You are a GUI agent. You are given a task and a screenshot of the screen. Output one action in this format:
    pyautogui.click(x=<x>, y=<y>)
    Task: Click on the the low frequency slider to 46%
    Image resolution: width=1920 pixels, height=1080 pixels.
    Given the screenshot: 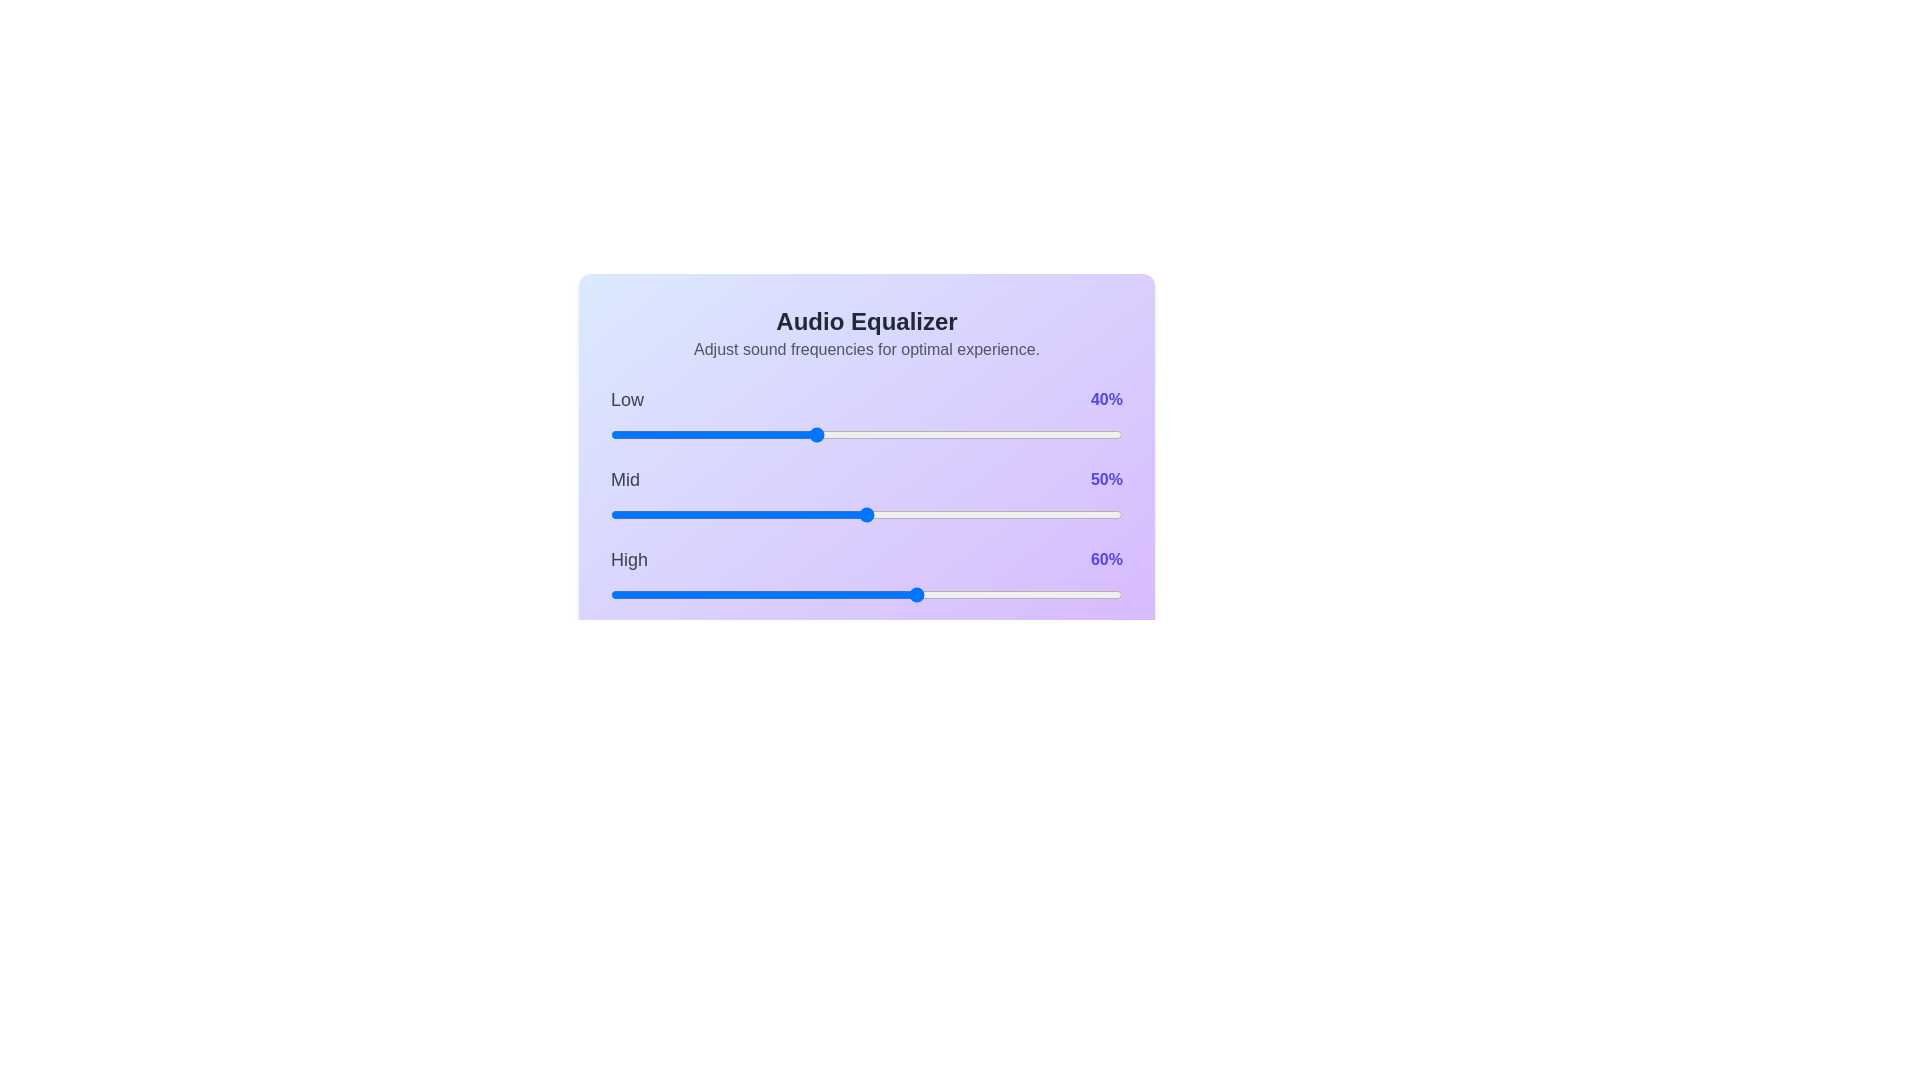 What is the action you would take?
    pyautogui.click(x=846, y=434)
    